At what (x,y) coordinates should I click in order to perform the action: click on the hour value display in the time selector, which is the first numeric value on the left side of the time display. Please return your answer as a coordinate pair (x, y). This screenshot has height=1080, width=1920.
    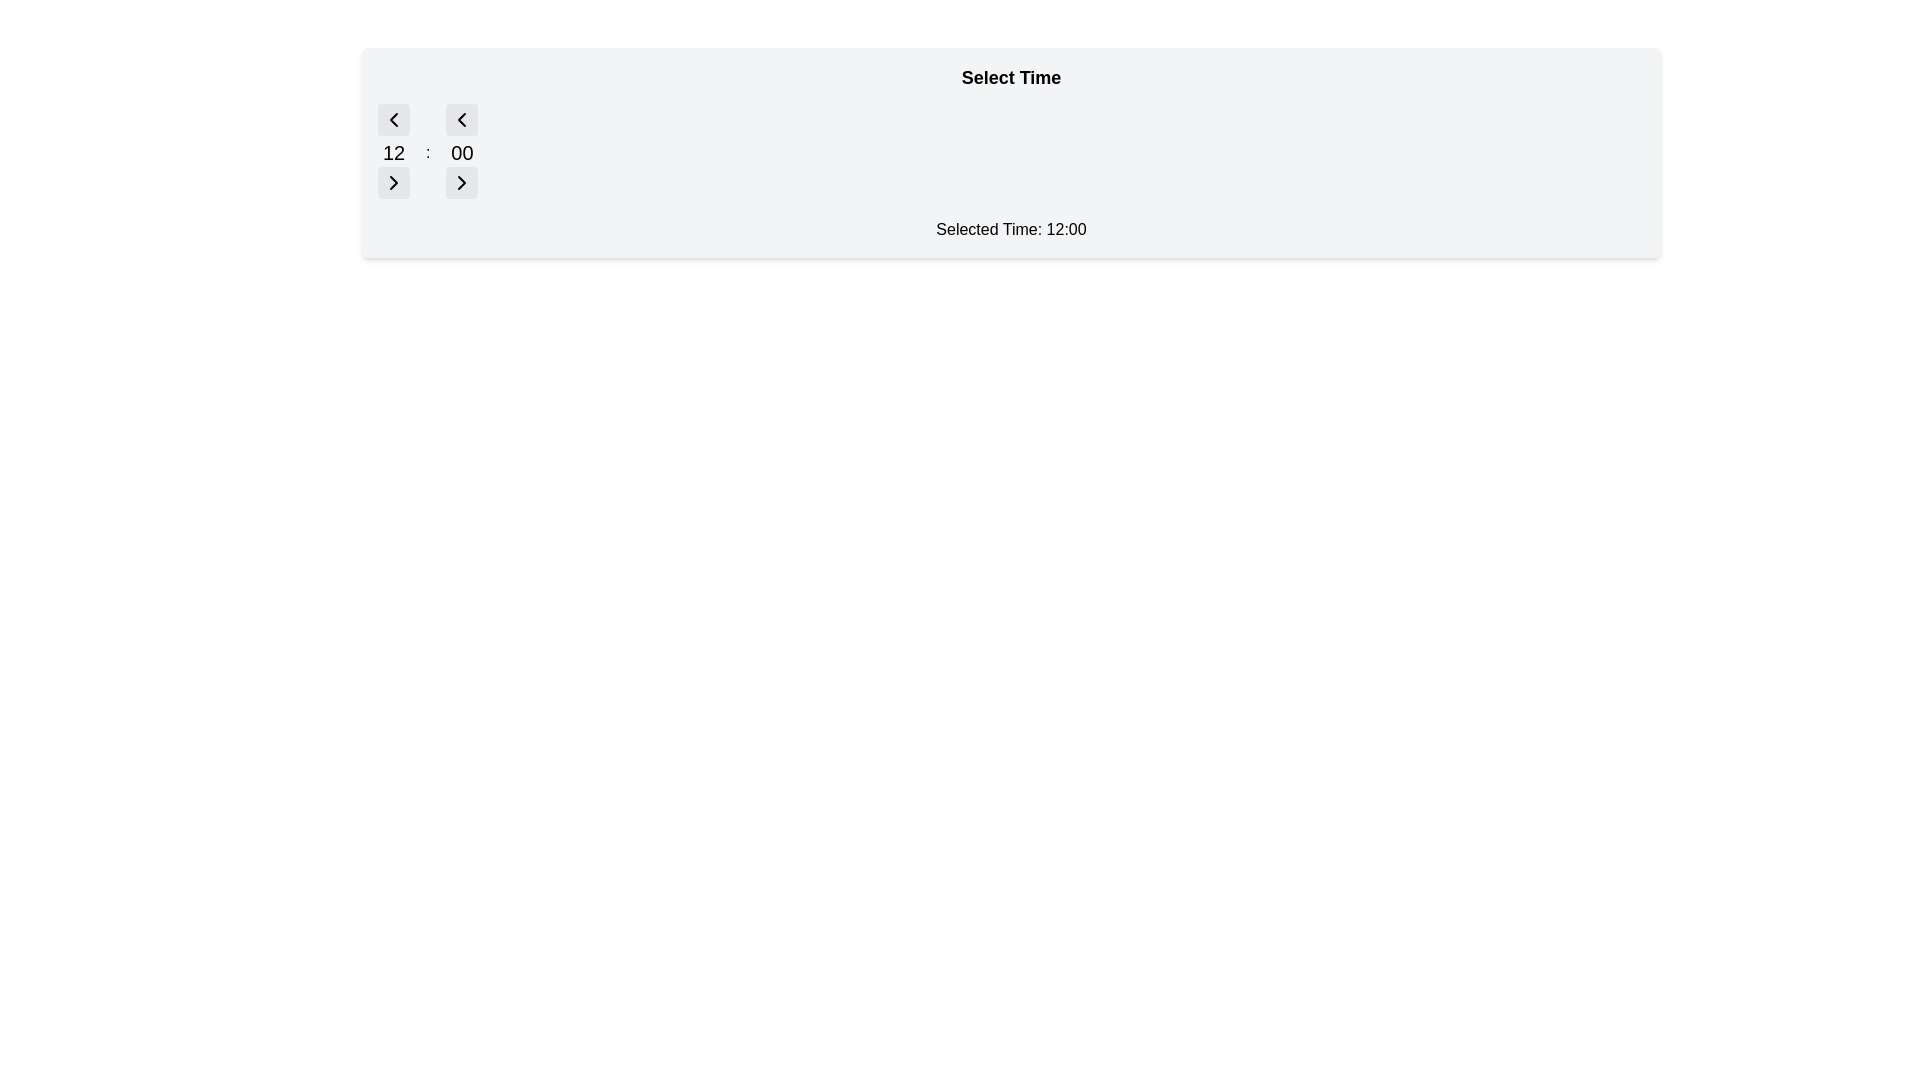
    Looking at the image, I should click on (393, 152).